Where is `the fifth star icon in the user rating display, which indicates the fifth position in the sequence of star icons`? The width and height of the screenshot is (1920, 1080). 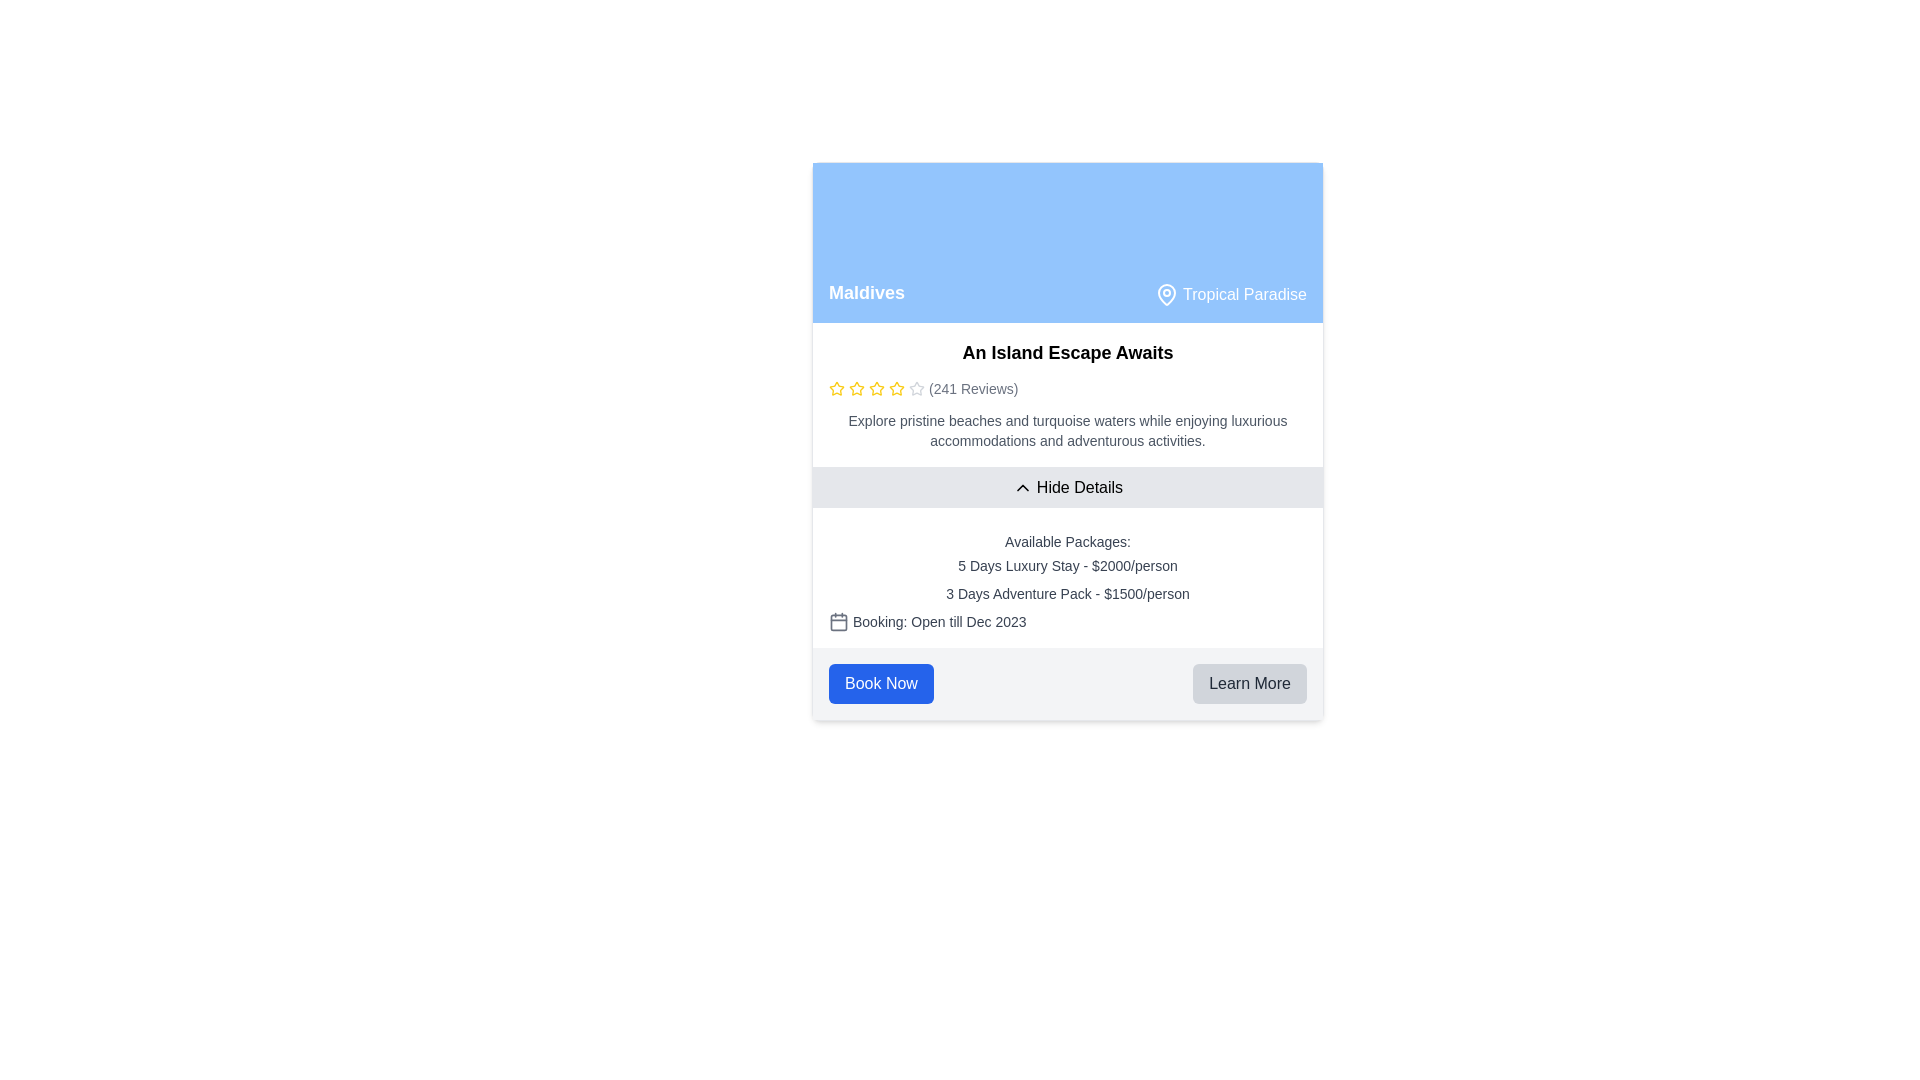 the fifth star icon in the user rating display, which indicates the fifth position in the sequence of star icons is located at coordinates (877, 389).